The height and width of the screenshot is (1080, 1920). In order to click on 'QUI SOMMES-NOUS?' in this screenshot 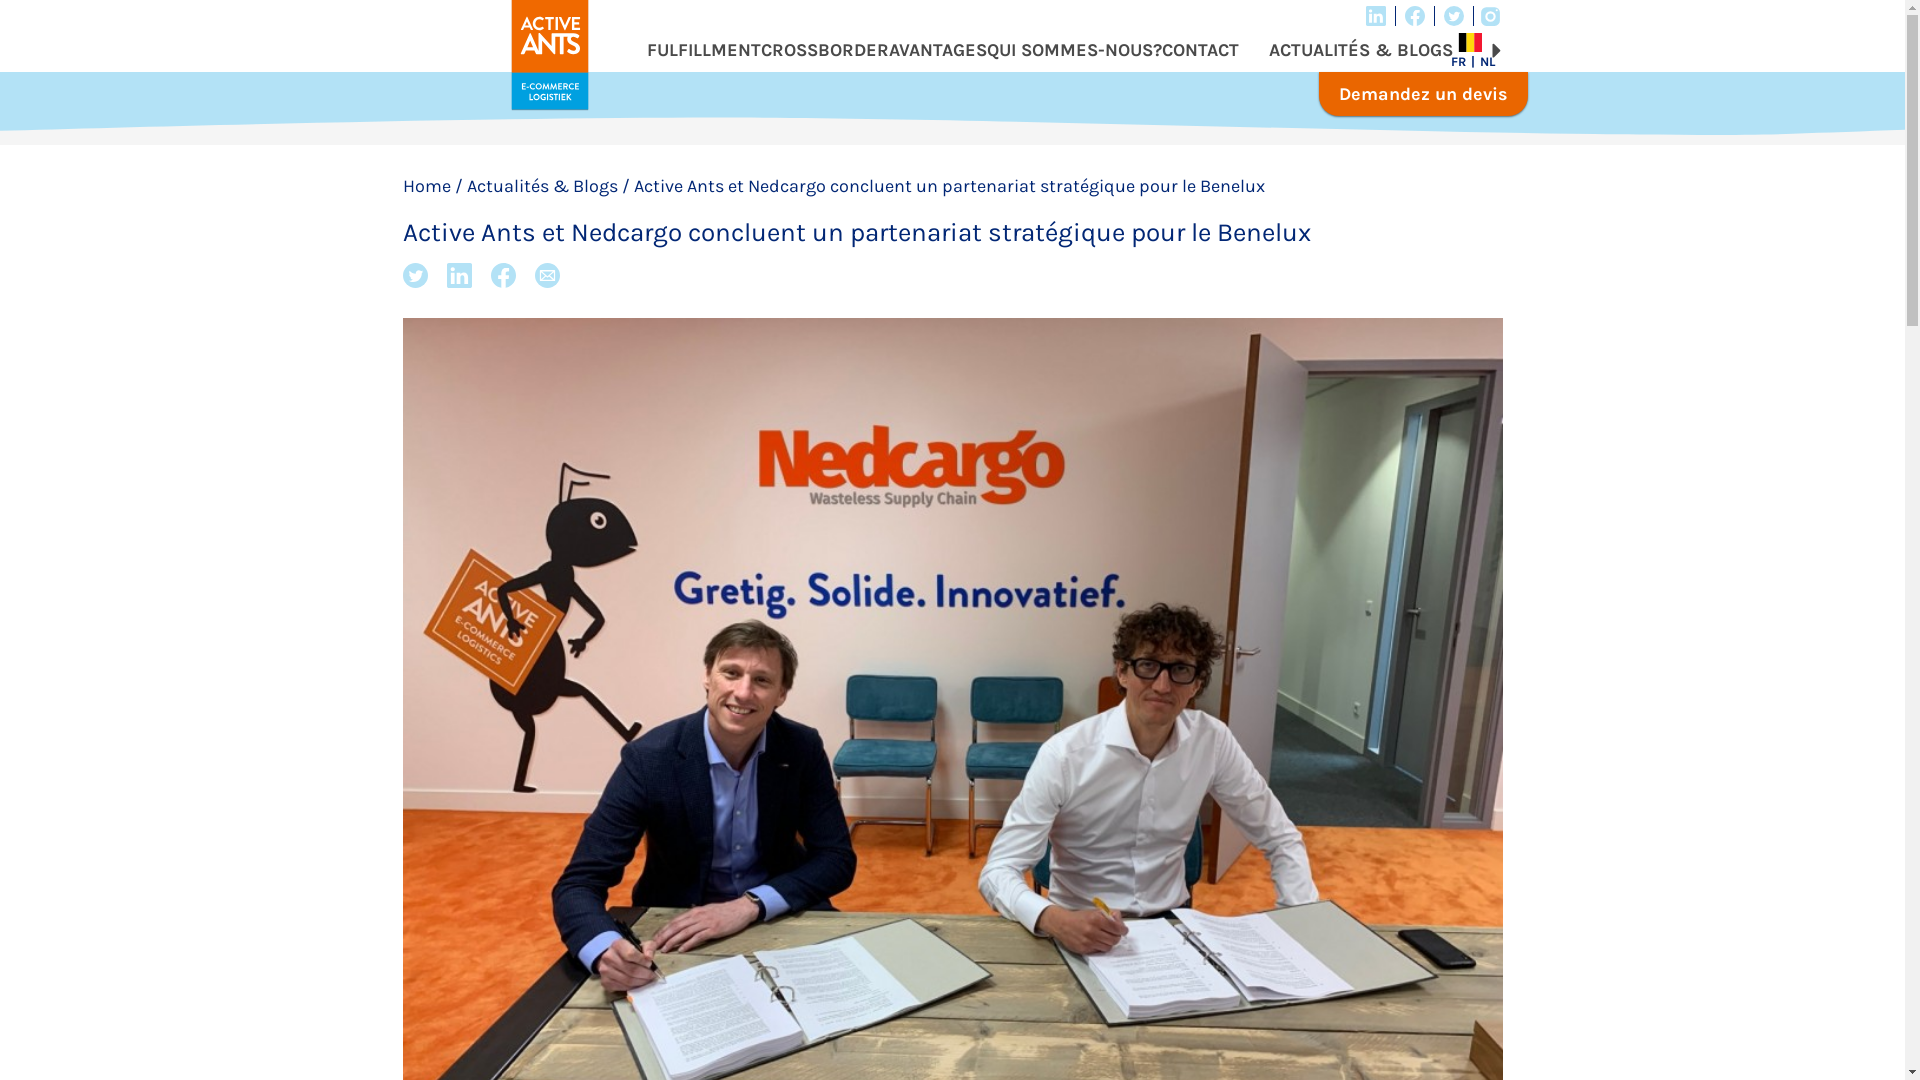, I will do `click(1072, 49)`.